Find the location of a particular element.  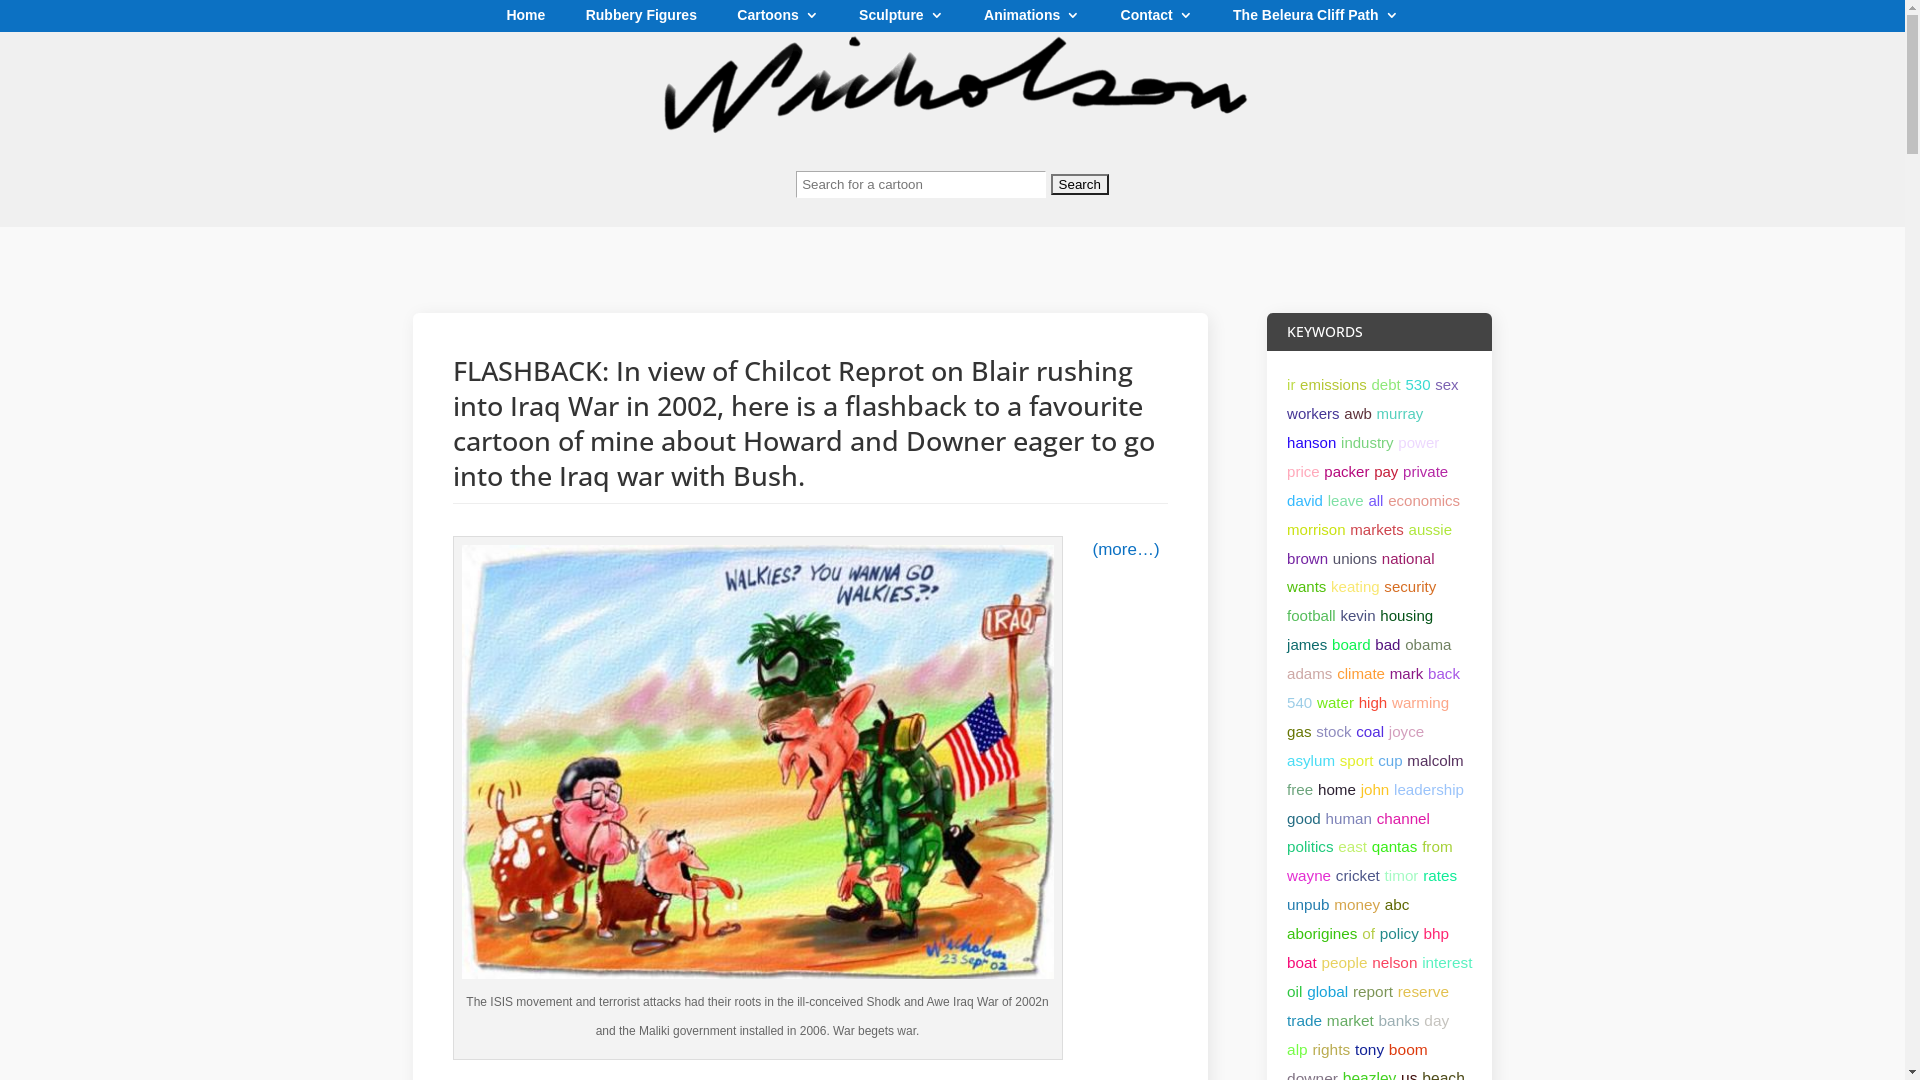

'from' is located at coordinates (1435, 846).